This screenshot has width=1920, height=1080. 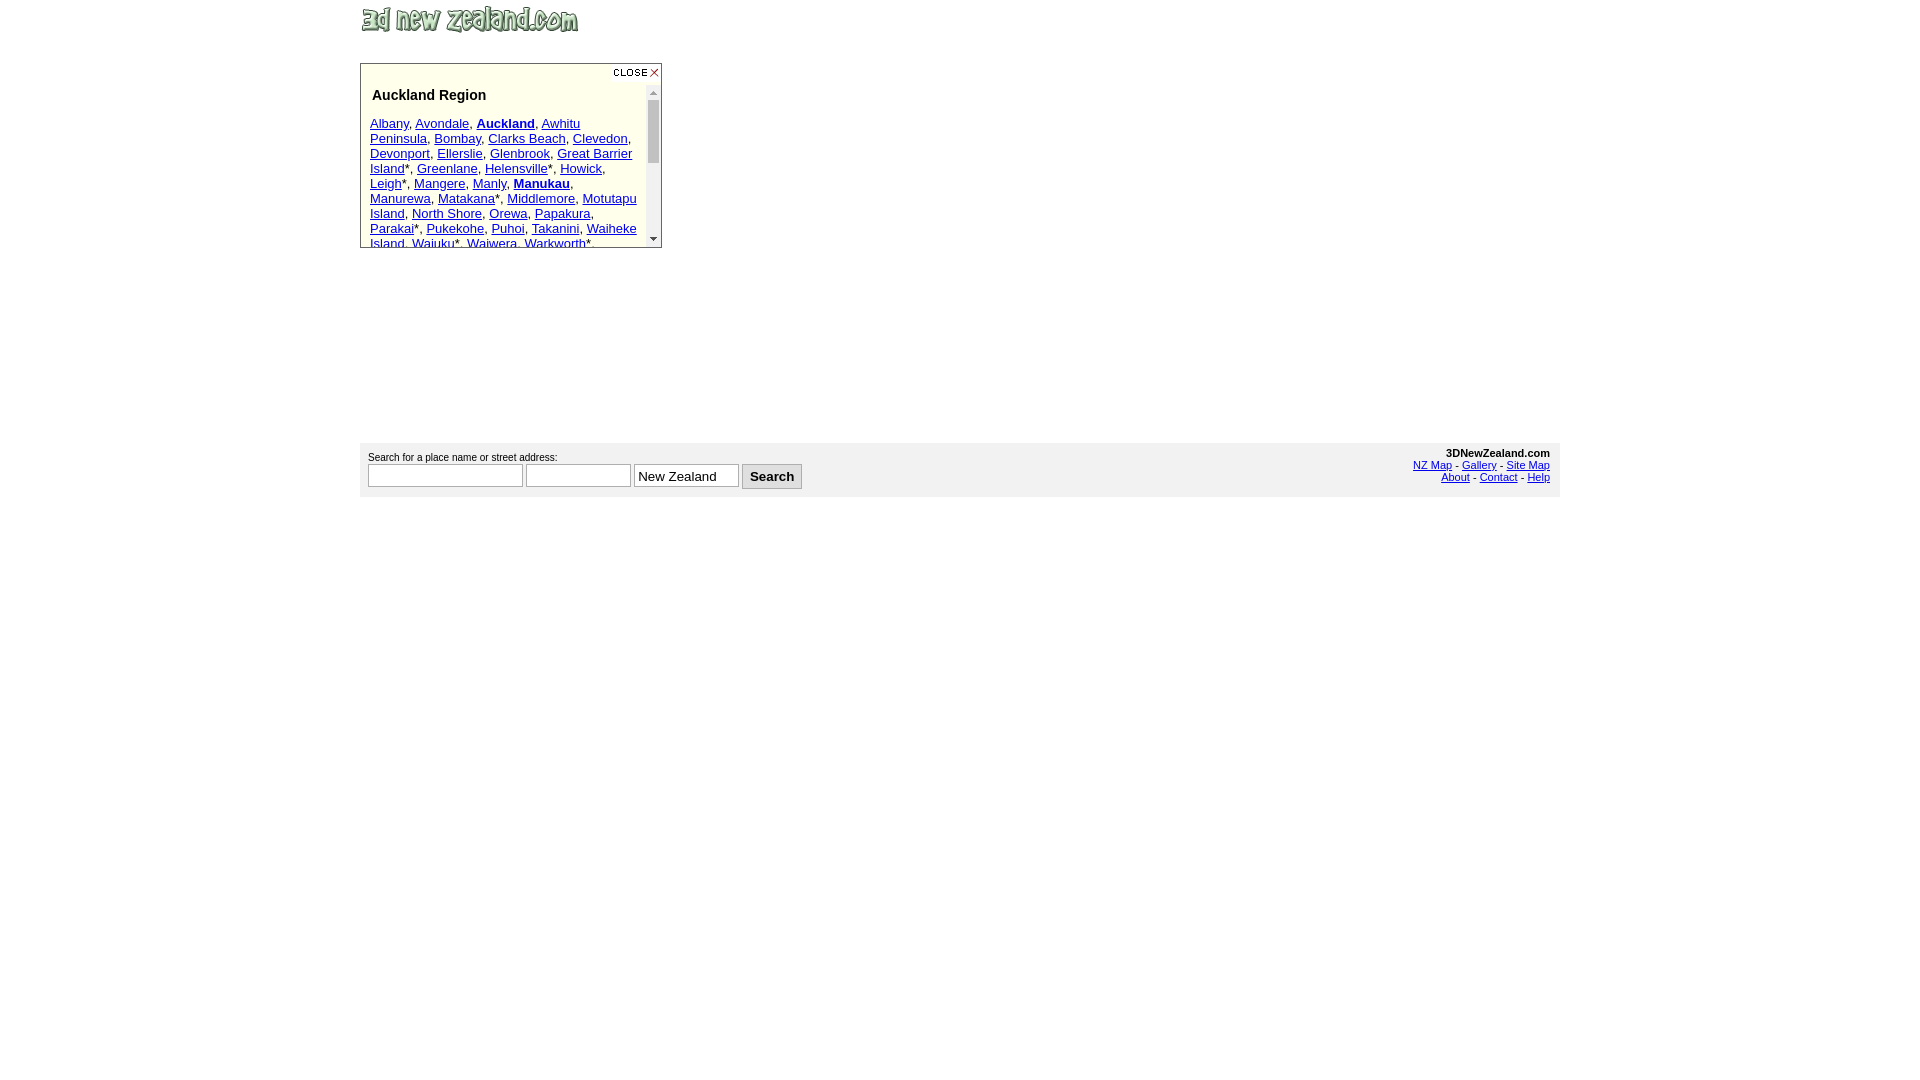 I want to click on 'Albany', so click(x=389, y=123).